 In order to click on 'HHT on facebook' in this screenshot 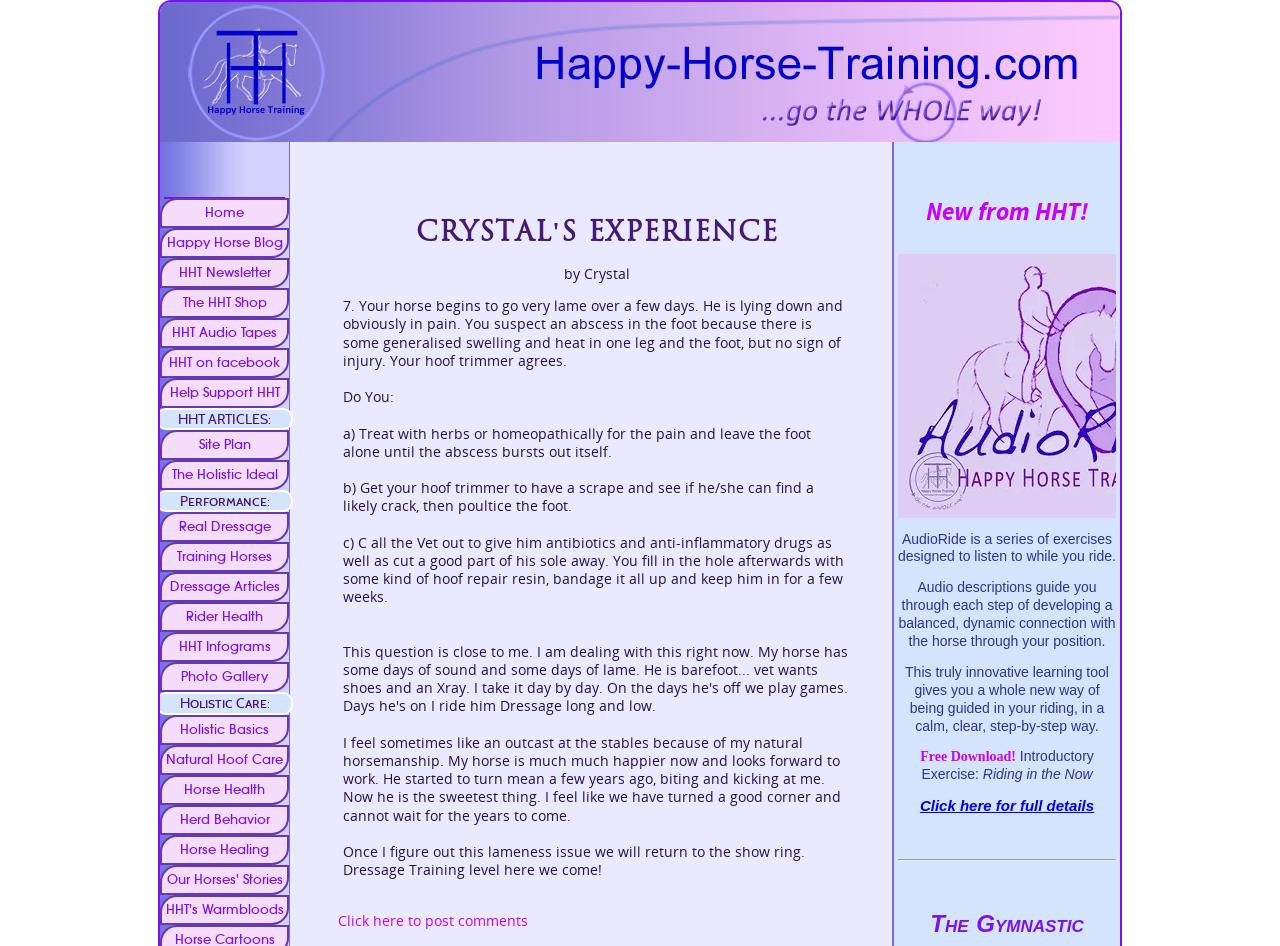, I will do `click(224, 362)`.